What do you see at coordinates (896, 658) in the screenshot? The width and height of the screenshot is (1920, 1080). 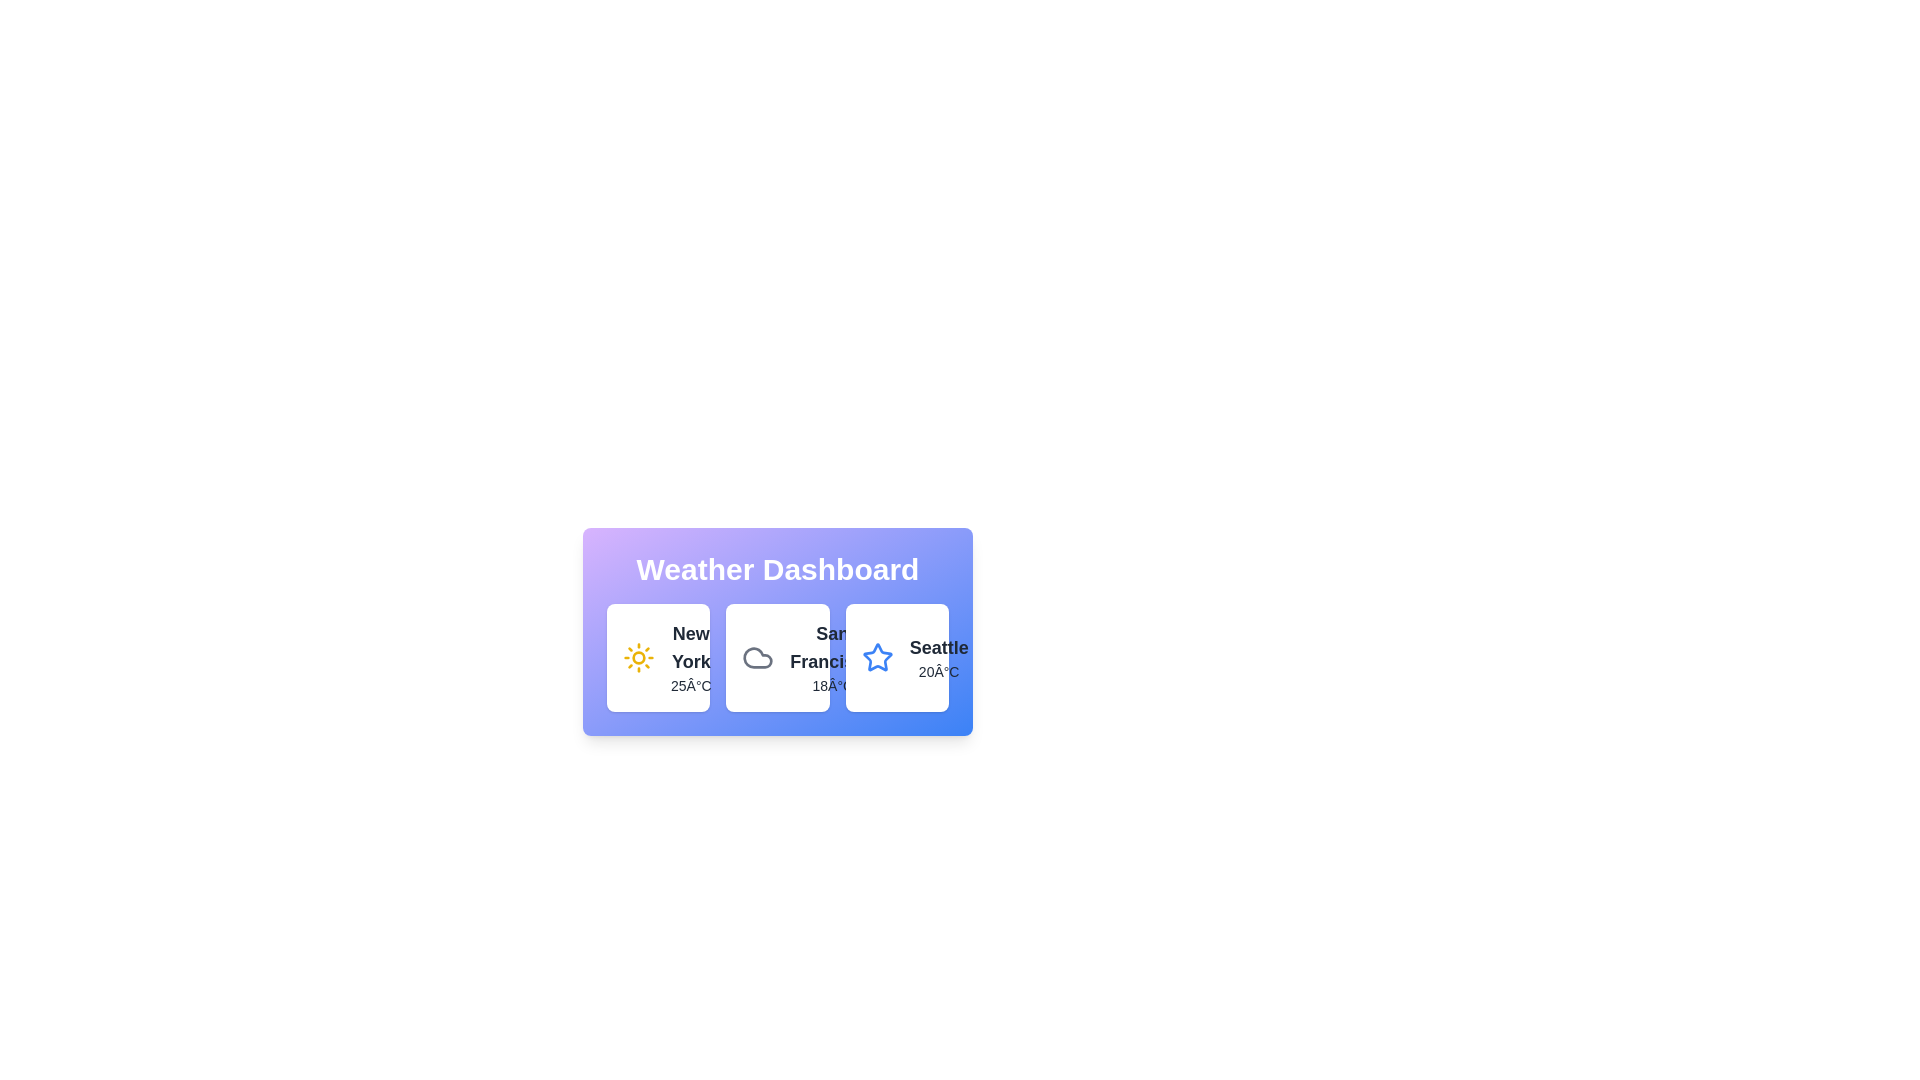 I see `the contents of the weather information card displaying the temperature for Seattle, which is the third card in a horizontal row of three cards` at bounding box center [896, 658].